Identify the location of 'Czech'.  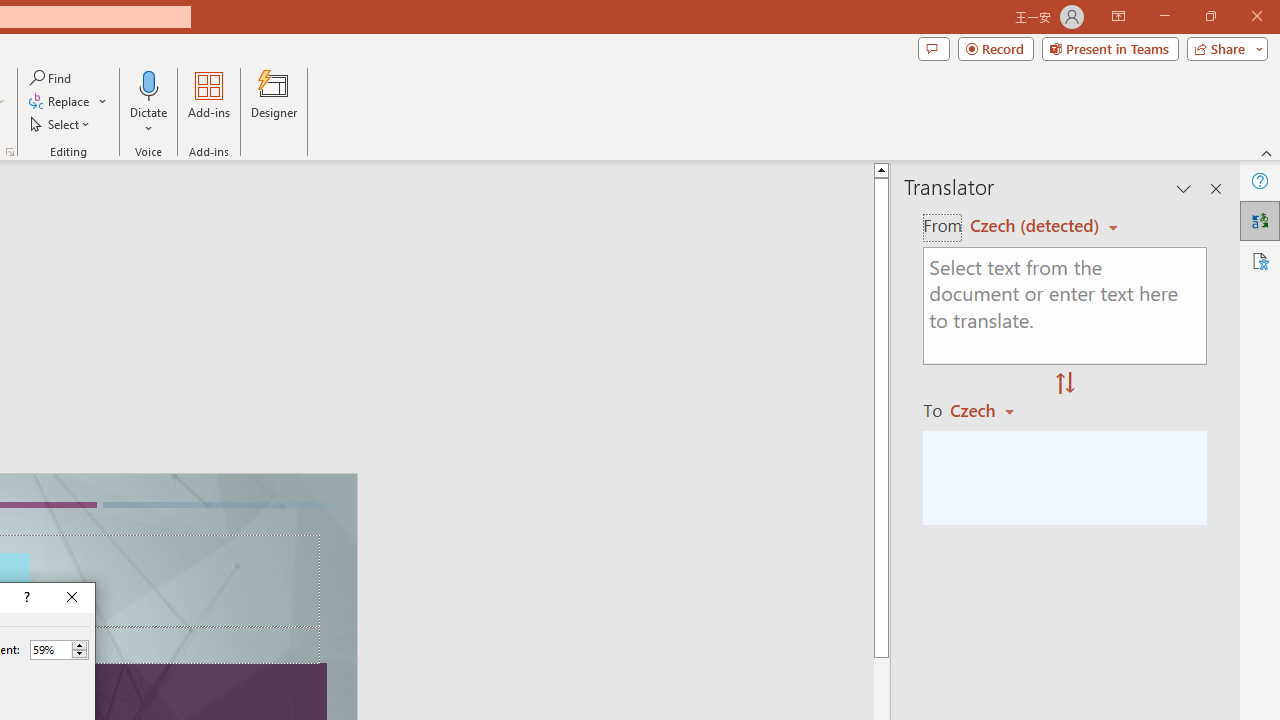
(991, 409).